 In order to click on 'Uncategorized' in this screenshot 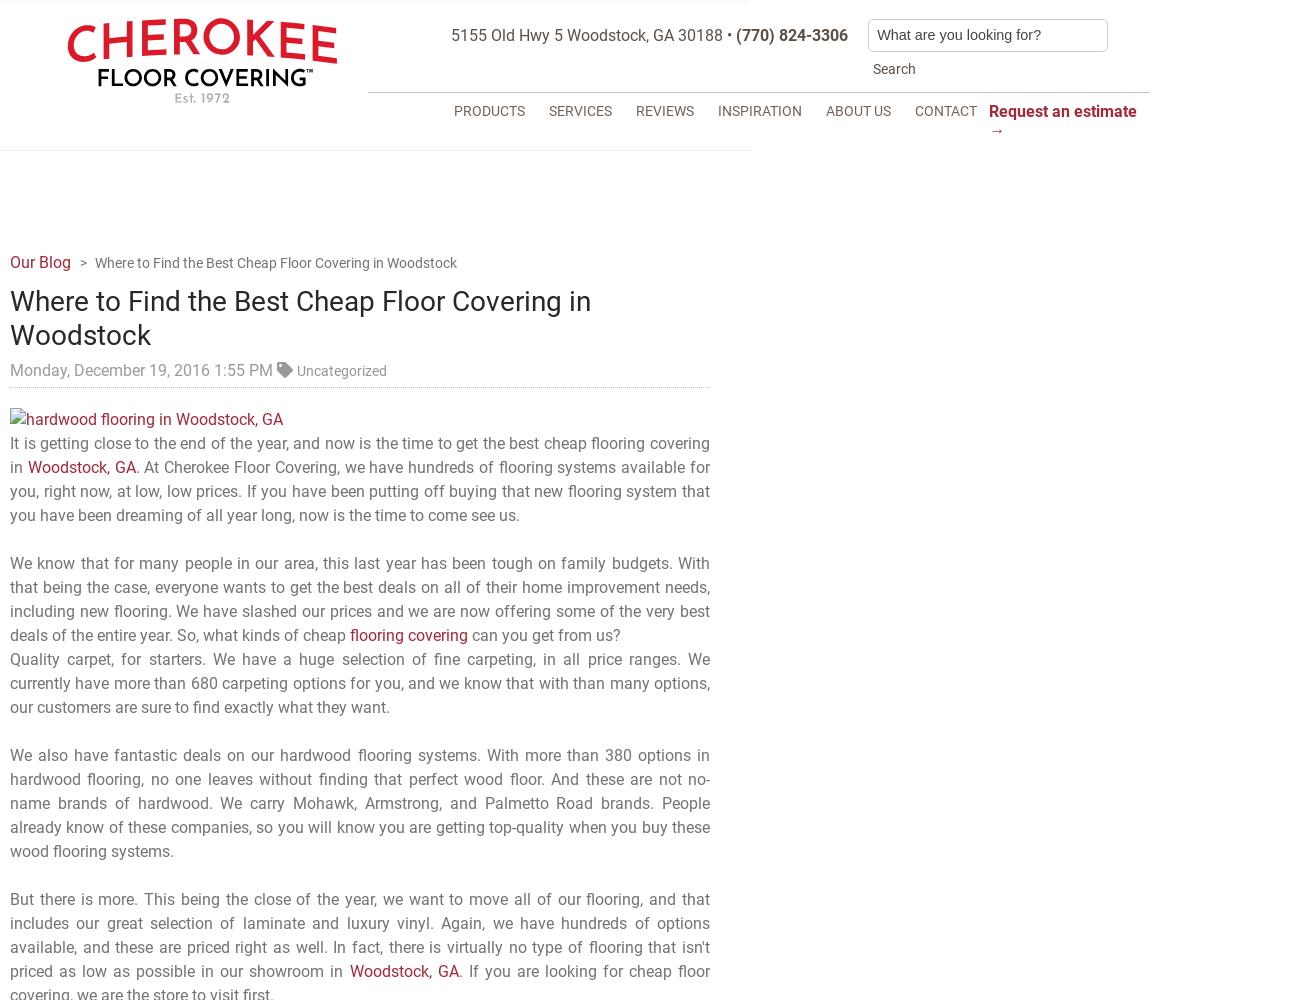, I will do `click(341, 369)`.